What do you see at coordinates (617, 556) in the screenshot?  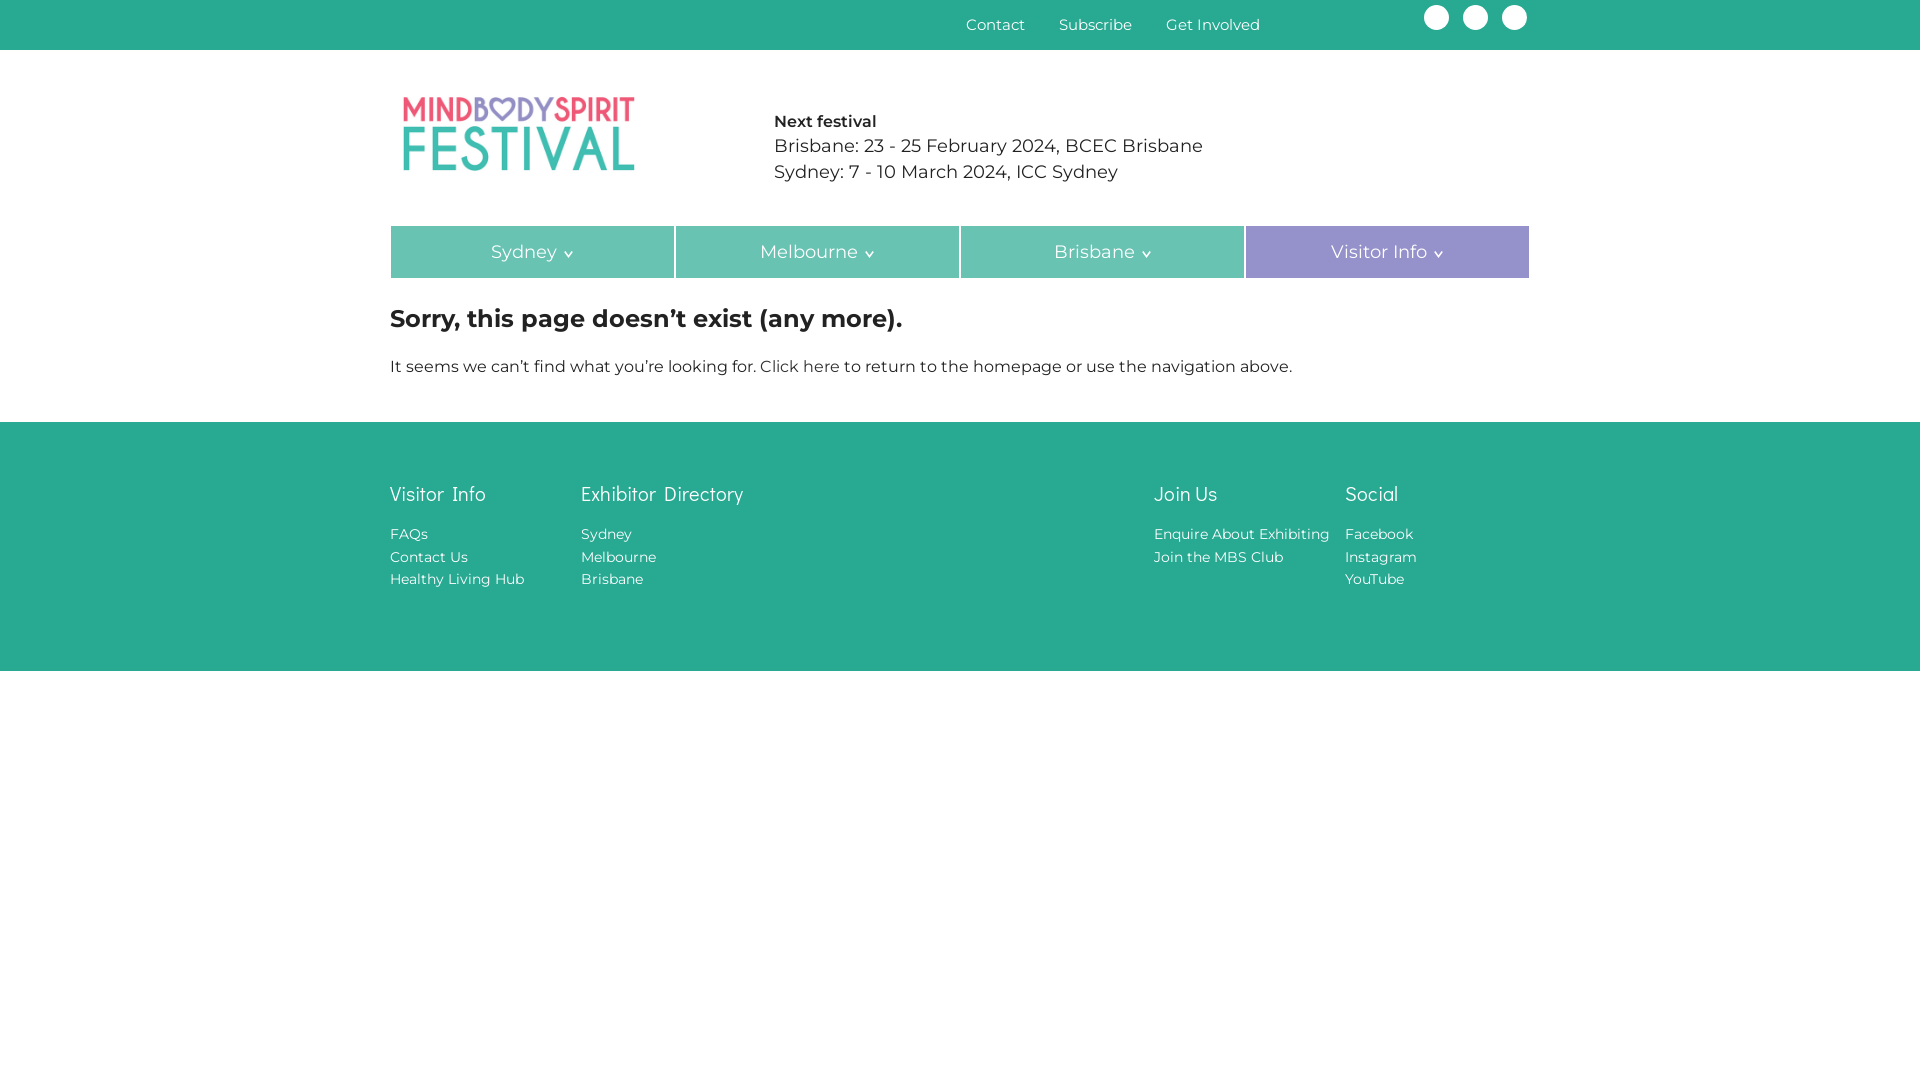 I see `'Melbourne'` at bounding box center [617, 556].